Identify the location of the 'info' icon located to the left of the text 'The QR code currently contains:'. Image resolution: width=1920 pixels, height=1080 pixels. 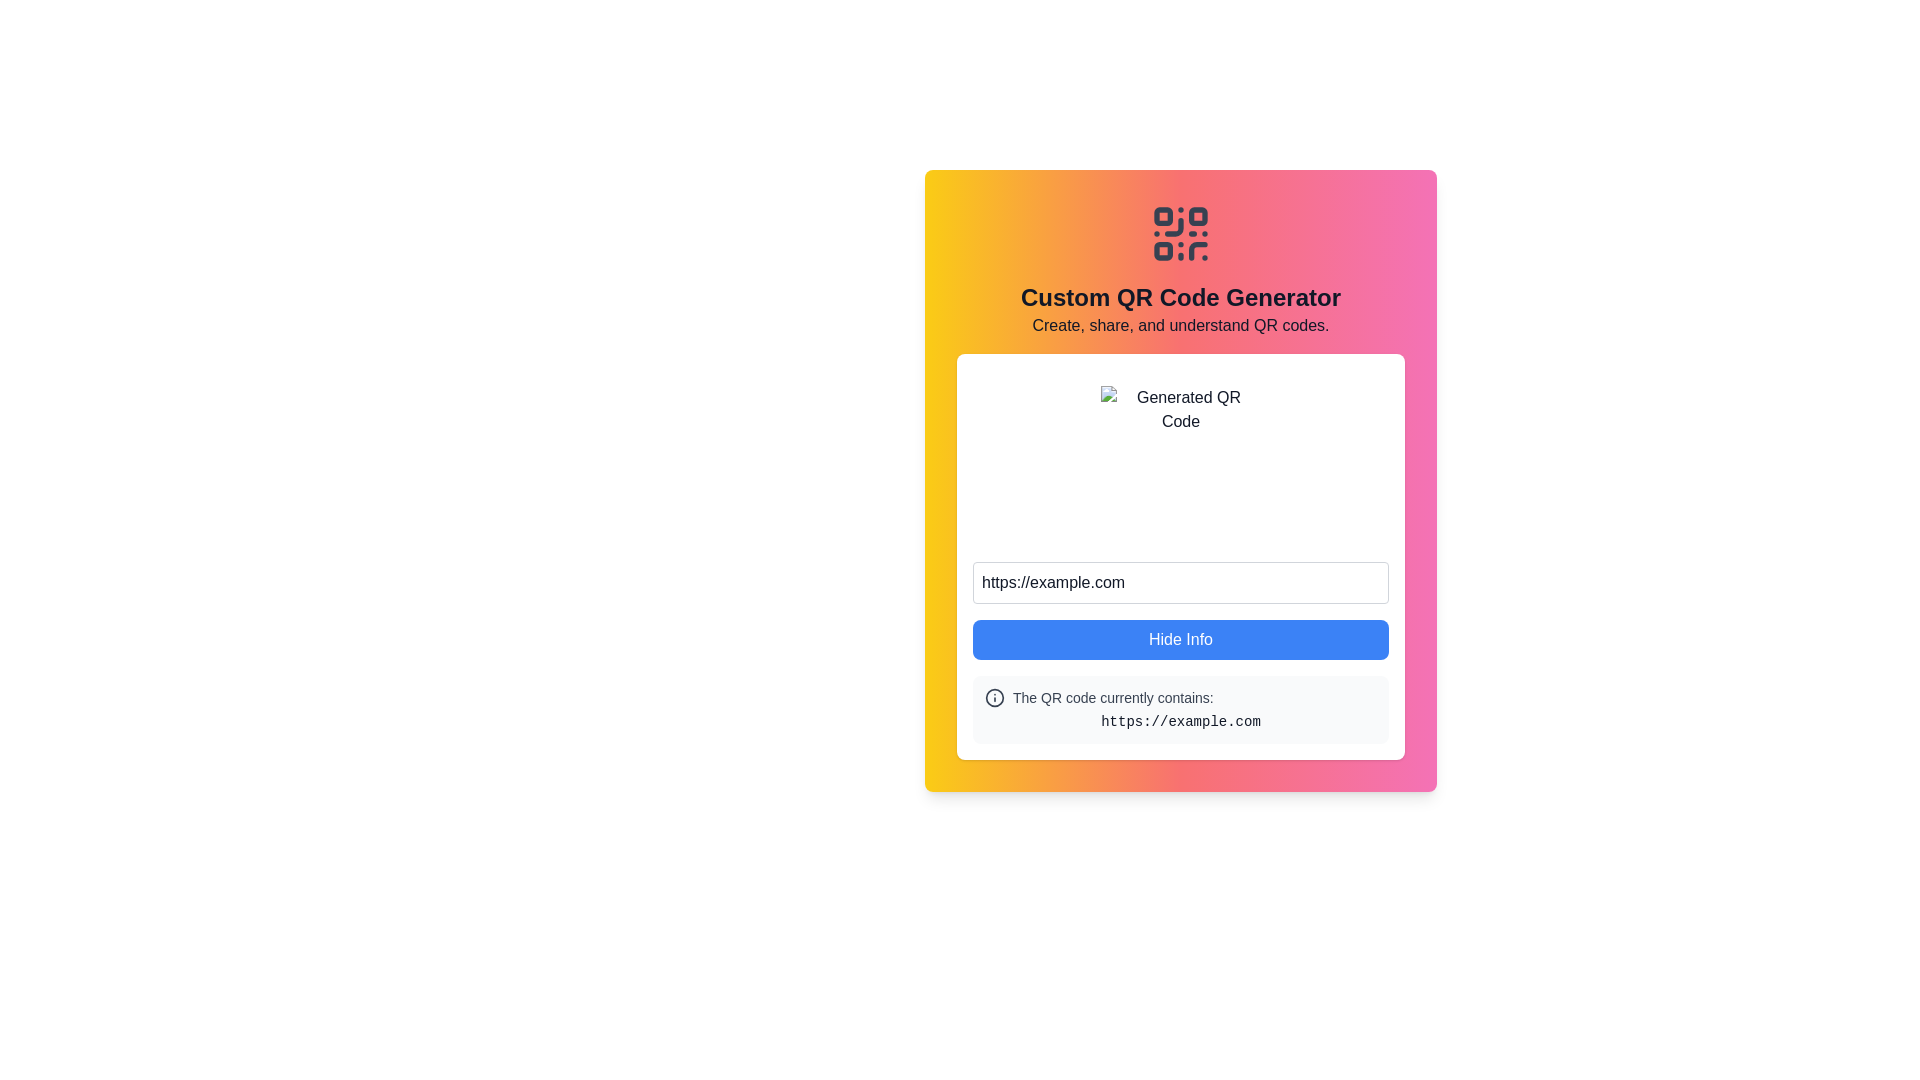
(994, 697).